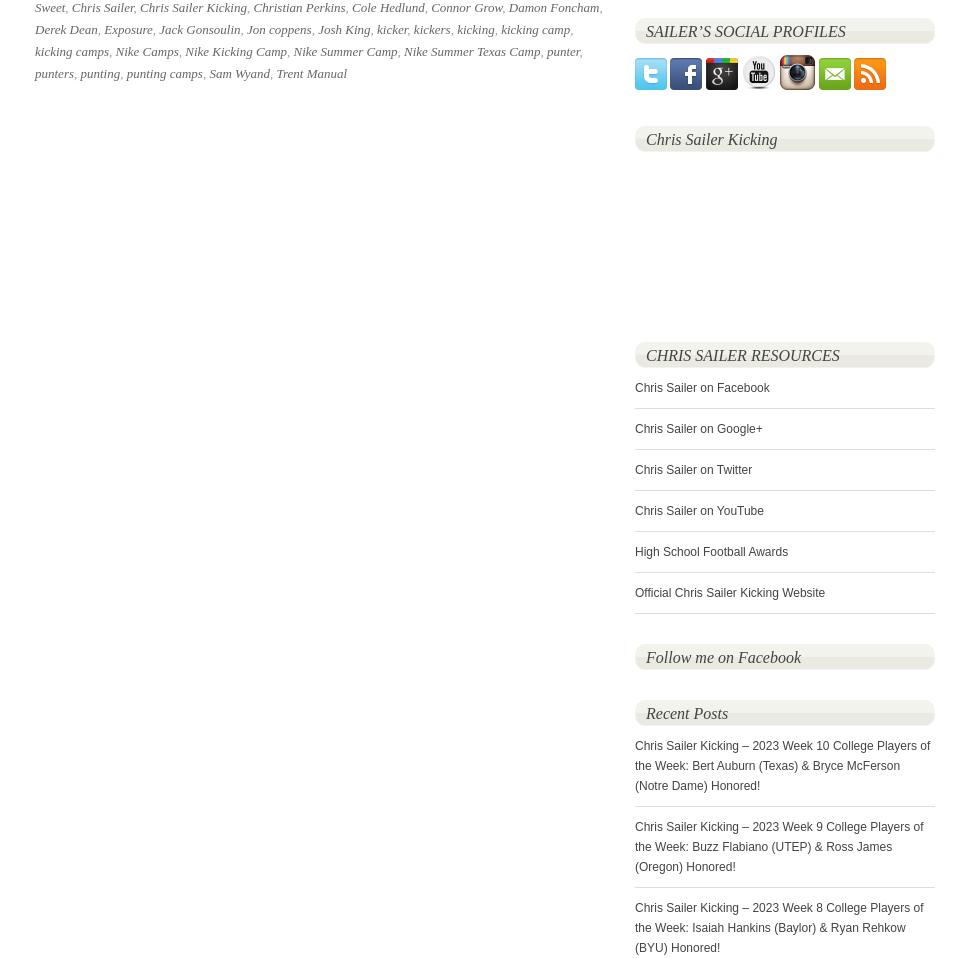  What do you see at coordinates (100, 72) in the screenshot?
I see `'punting'` at bounding box center [100, 72].